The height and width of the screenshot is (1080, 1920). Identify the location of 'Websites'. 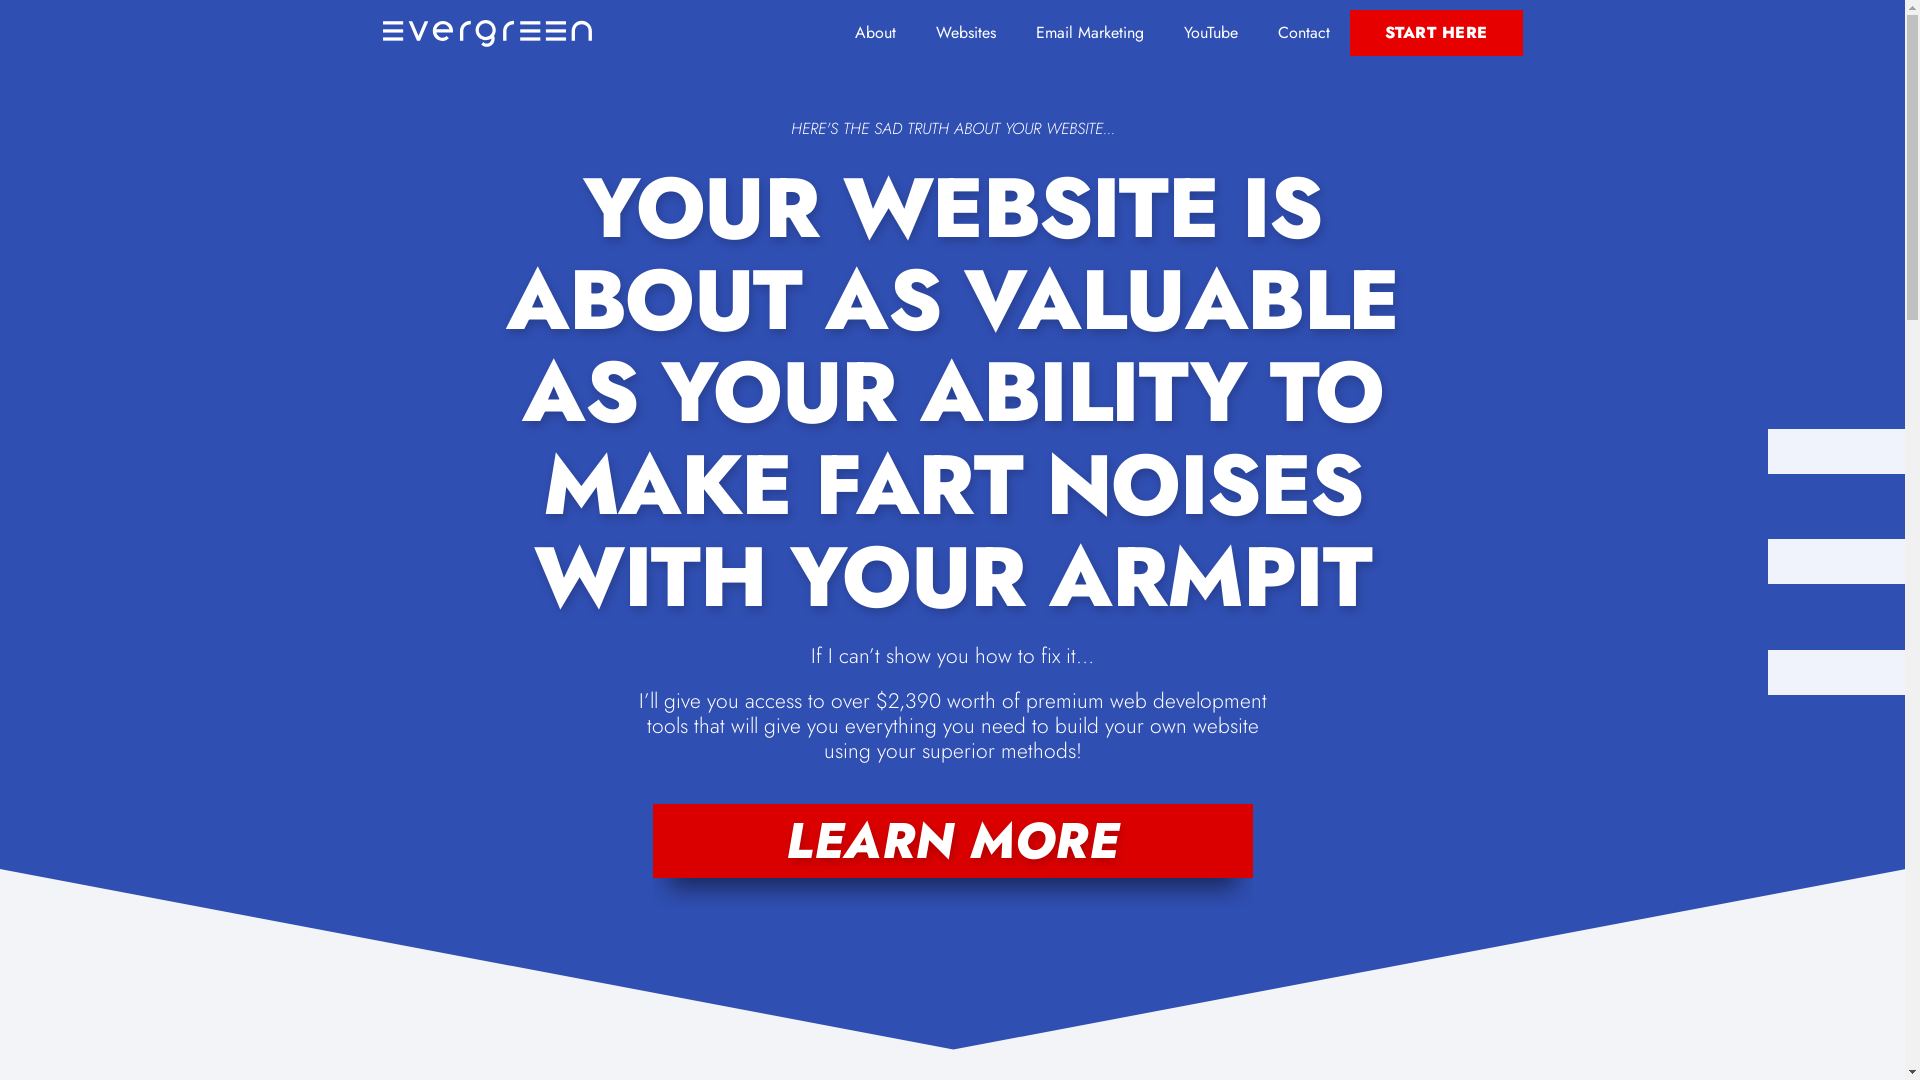
(965, 33).